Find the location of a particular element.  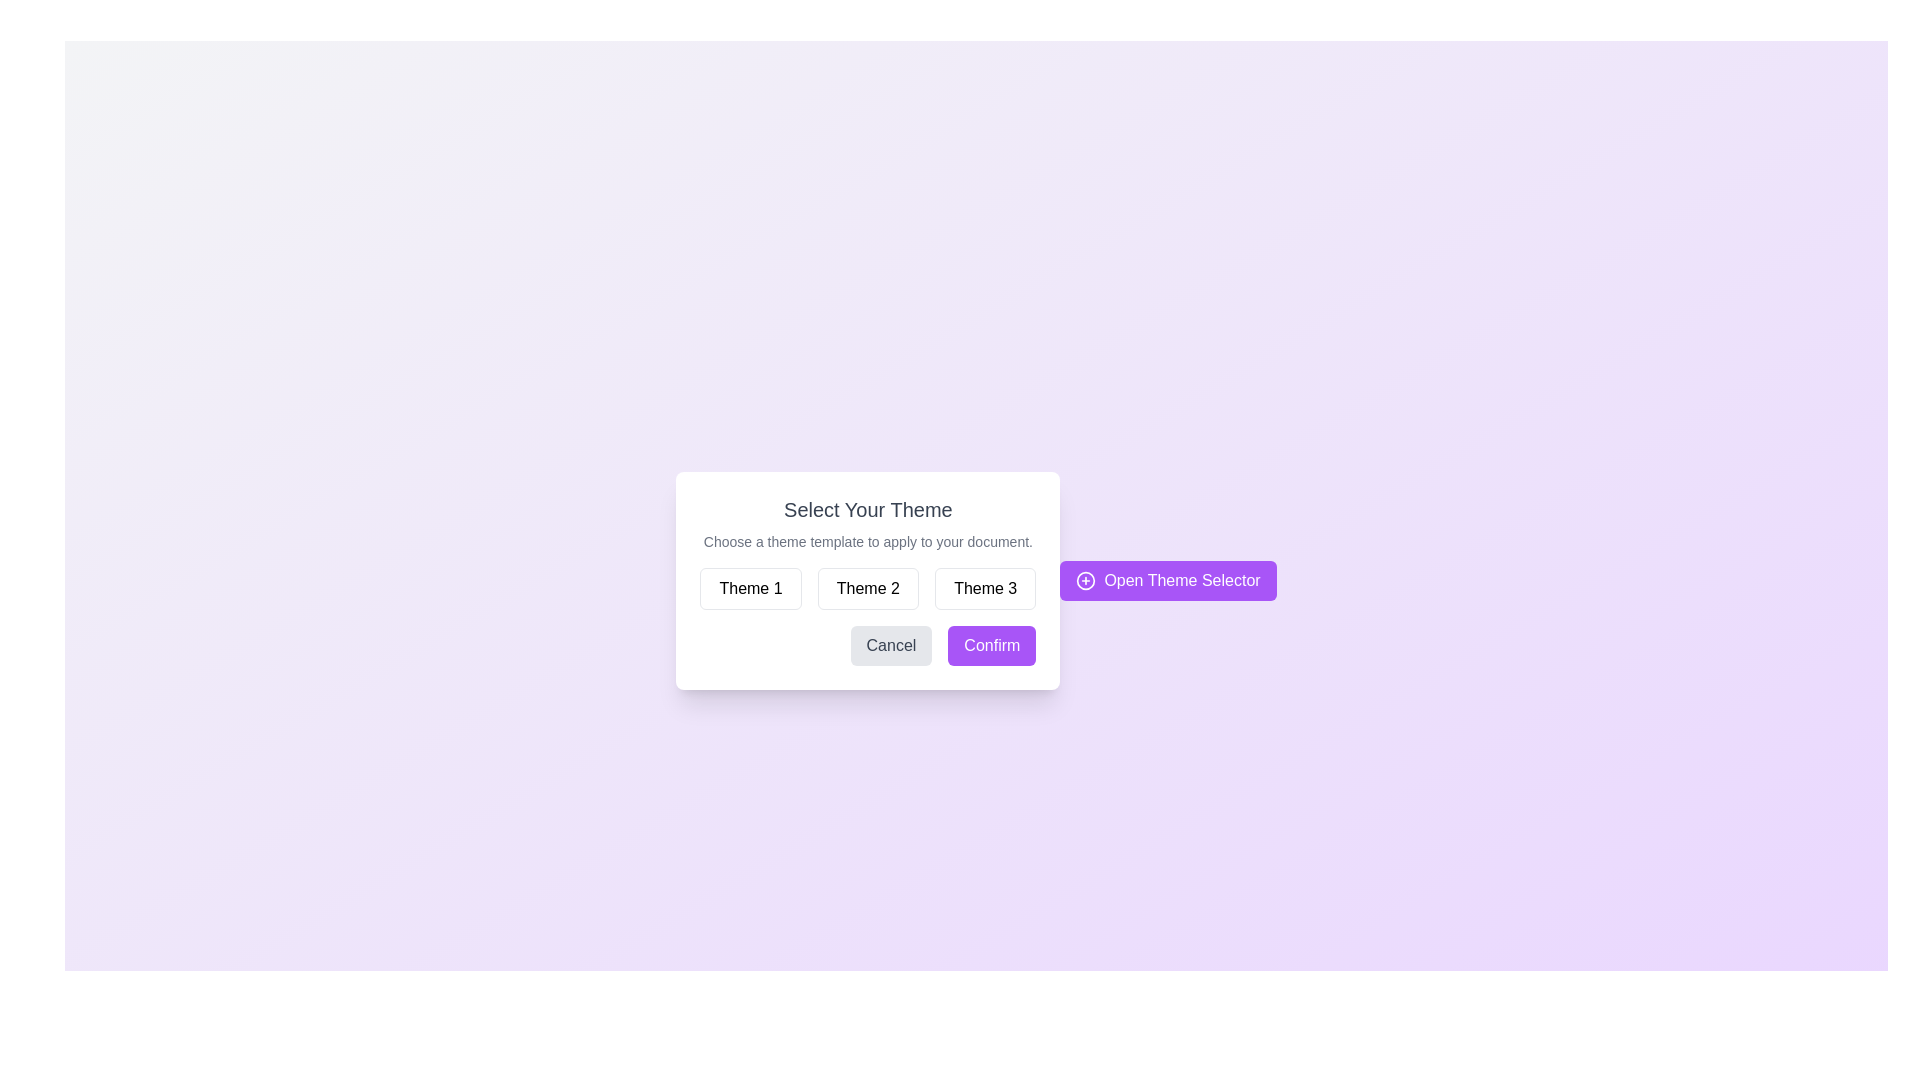

the 'Theme 1' button, which is a rectangular button with rounded corners, a white background, and centered black text is located at coordinates (750, 588).